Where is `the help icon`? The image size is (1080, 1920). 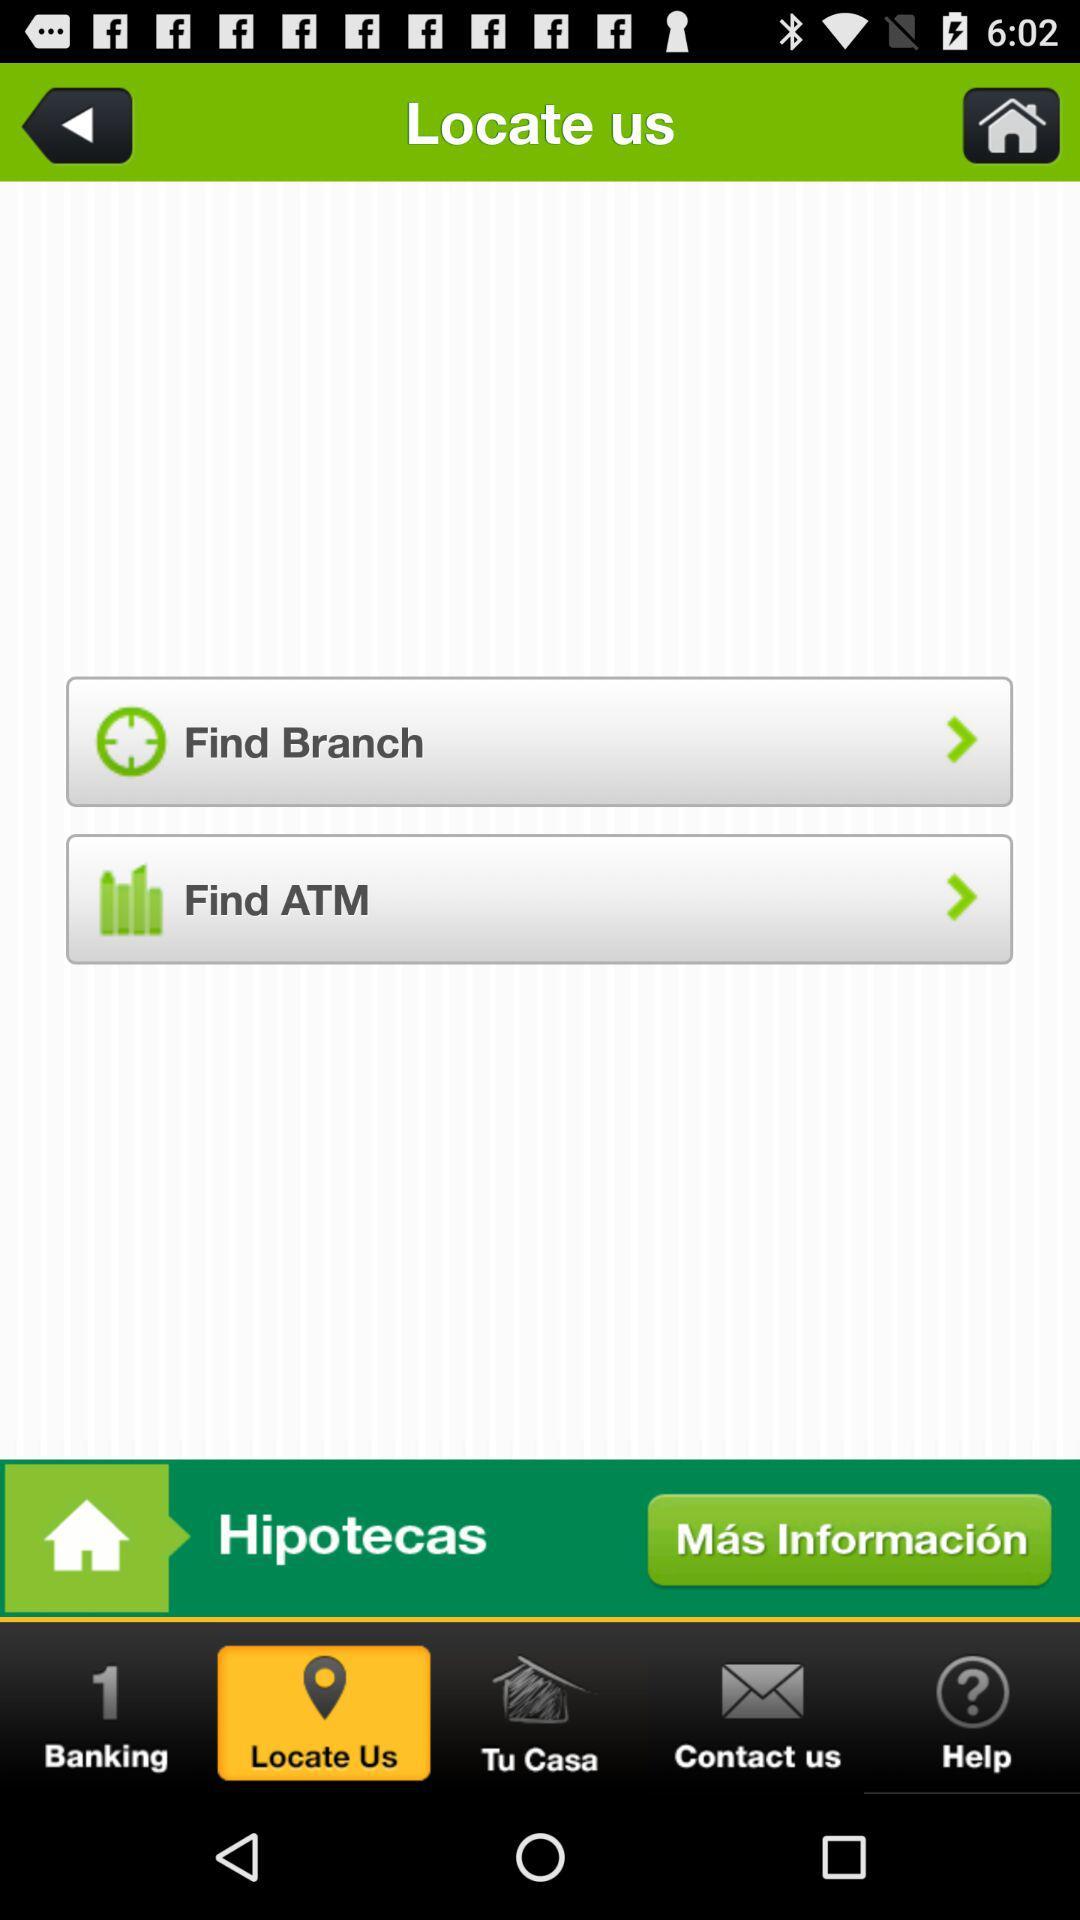 the help icon is located at coordinates (971, 1828).